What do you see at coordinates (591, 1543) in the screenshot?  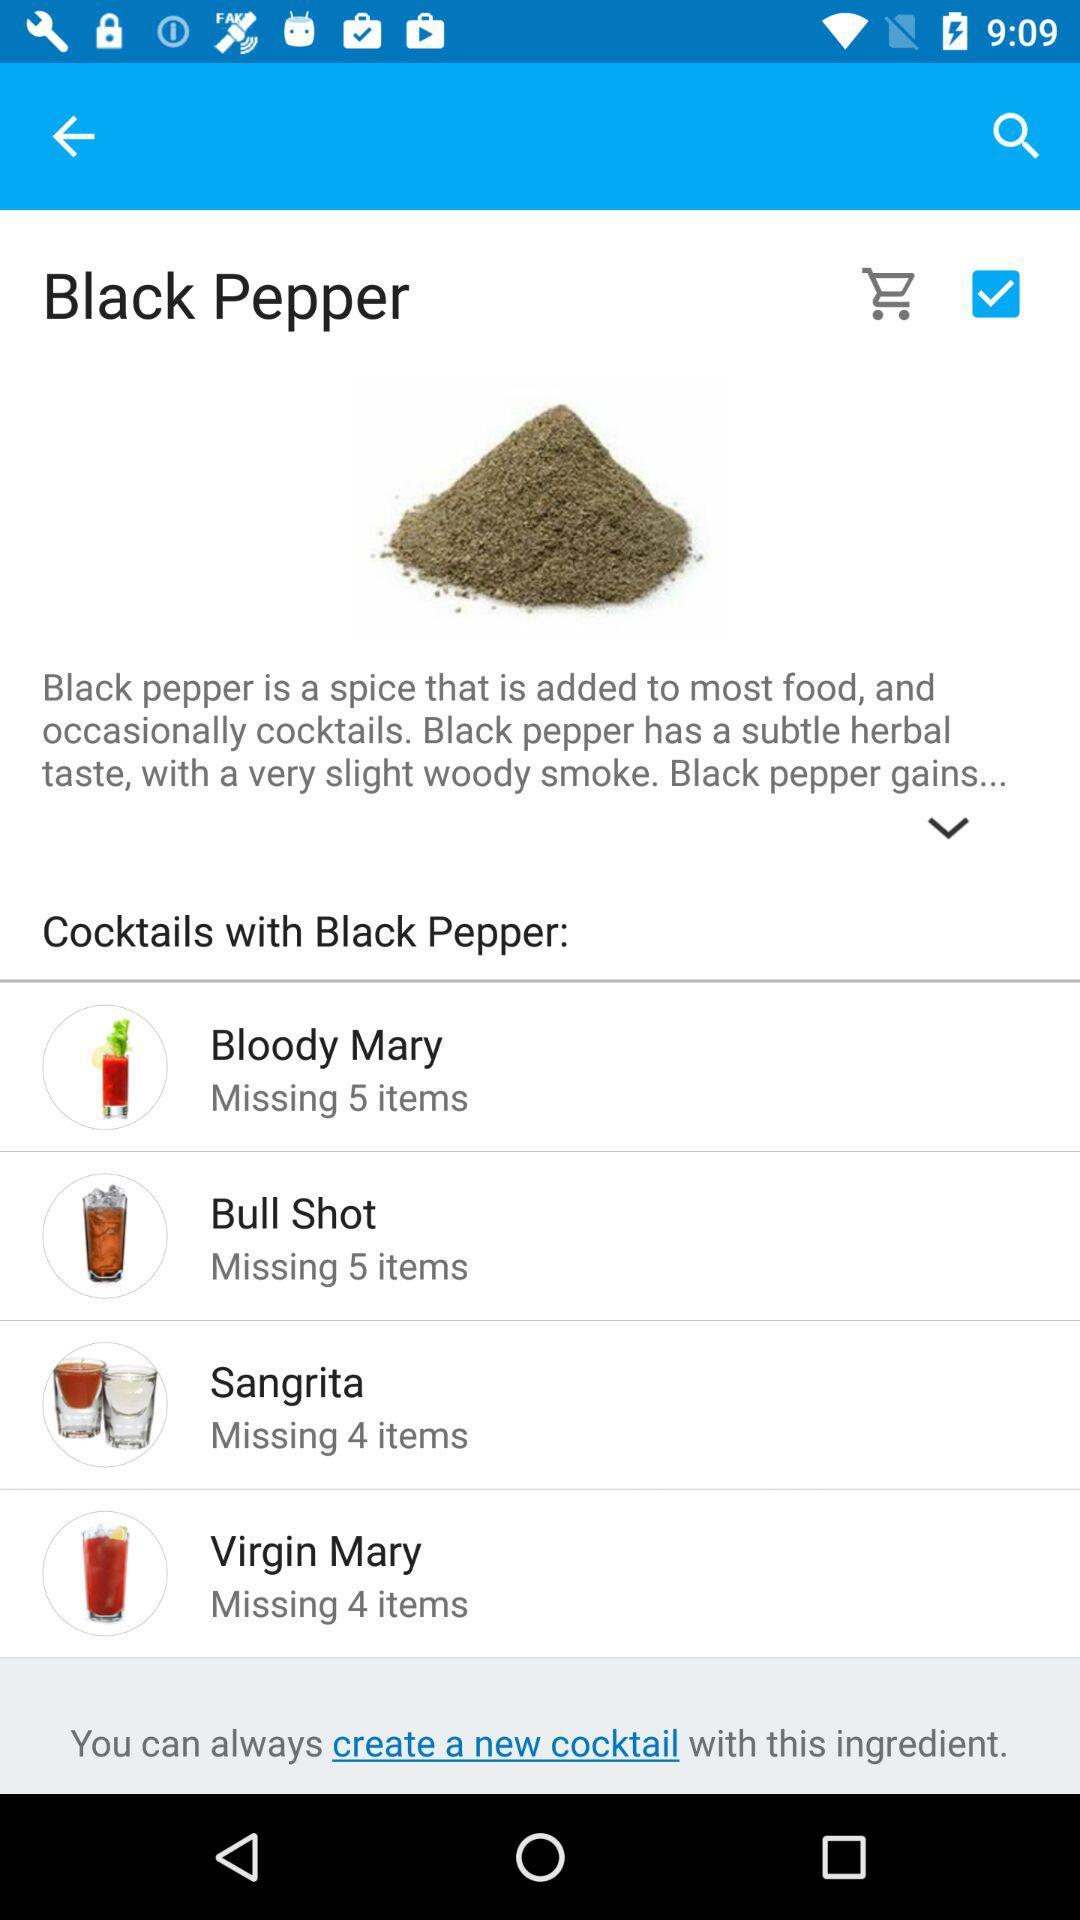 I see `the icon above missing 4 items icon` at bounding box center [591, 1543].